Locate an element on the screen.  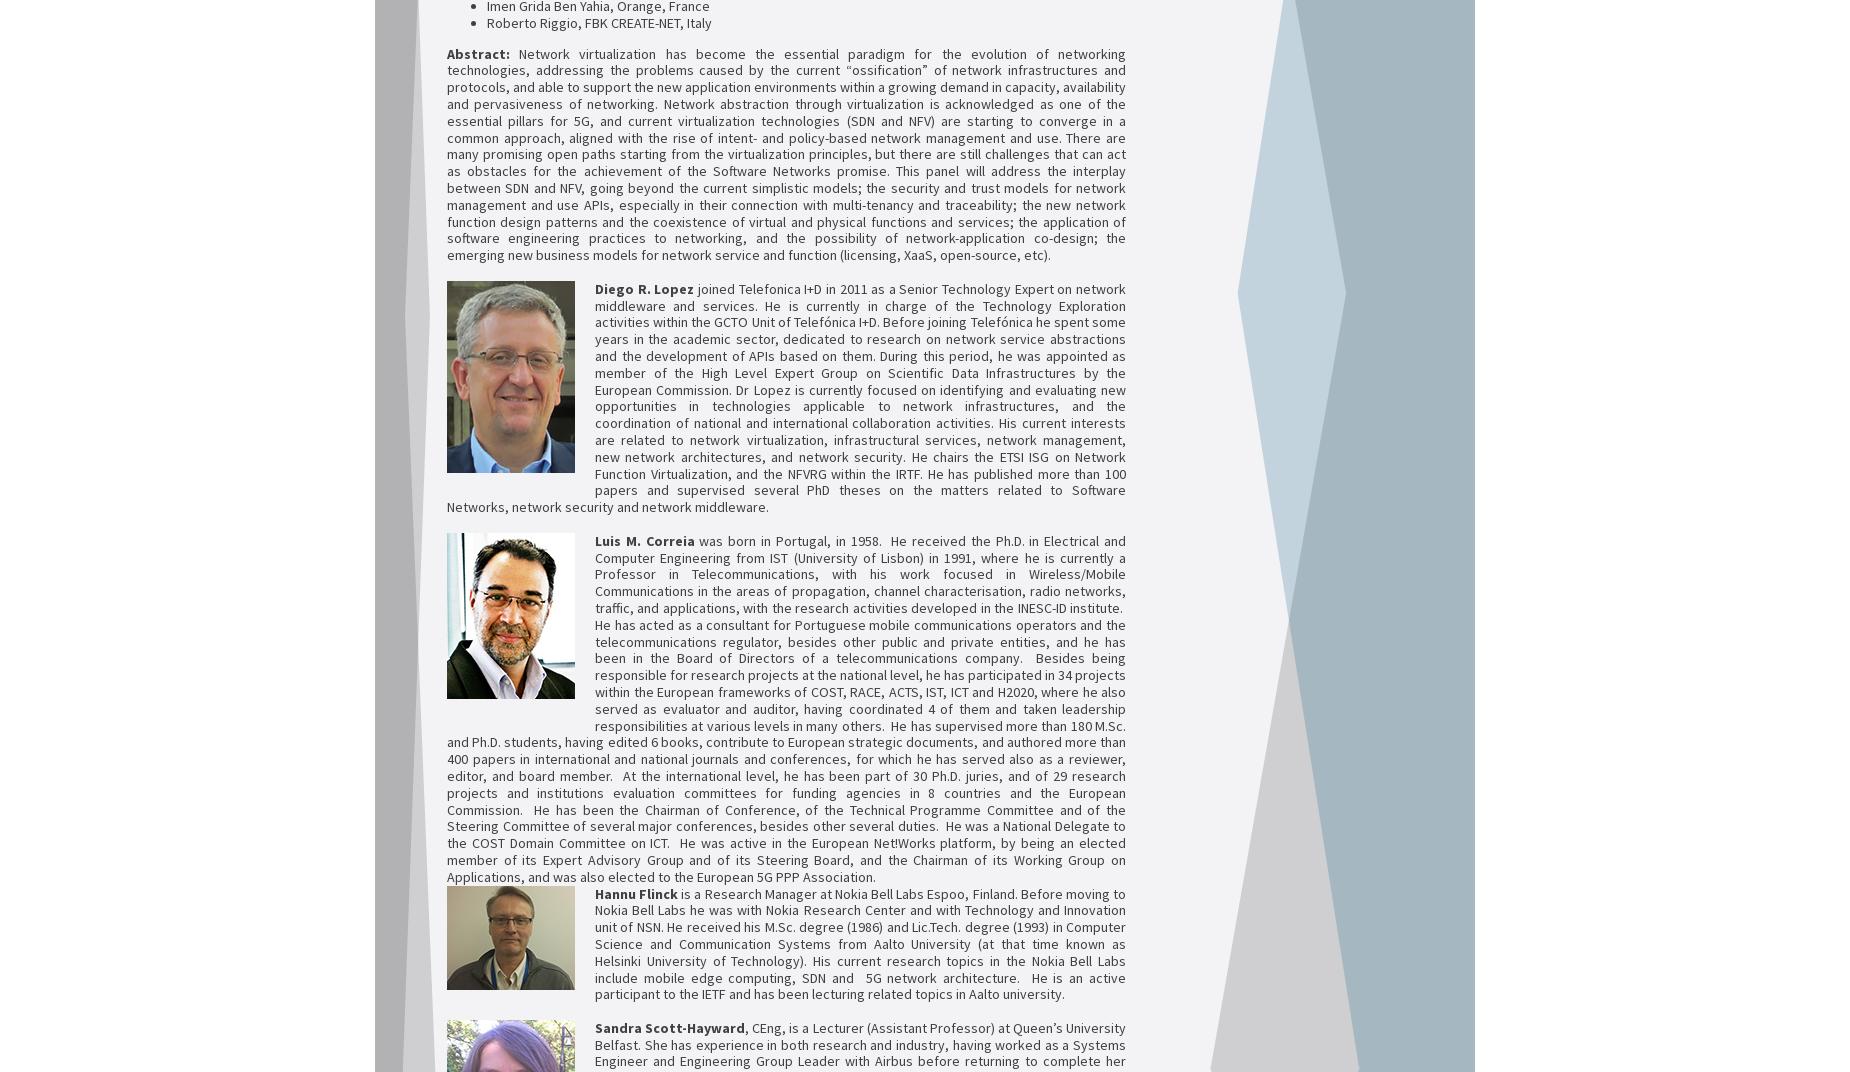
'Network virtualization has become the essential paradigm for the evolution of networking technologies, addressing the problems caused by the current “ossification” of network infrastructures and protocols, and able to support the new application environments within a growing demand in capacity, availability and pervasiveness of networking. Network abstraction through virtualization is acknowledged as one of the essential pillars for 5G, and current virtualization technologies (SDN and NFV) are starting to converge in a common approach, aligned with the rise of intent- and policy-based network management and use. There are many promising open paths starting from the virtualization principles, but there are still challenges that can act as obstacles for the achievement of the Software Networks promise. This panel will address the interplay between SDN and NFV, going beyond the current simplistic models; the security and trust models for network management and use APIs, especially in their connection with multi-tenancy and traceability; the new network function design patterns and the coexistence of virtual and physical functions and services; the application of software engineering practices to networking, and the possibility of network-application co-design; the emerging new business models for network service and function (licensing, XaaS, open-source, etc).' is located at coordinates (786, 153).